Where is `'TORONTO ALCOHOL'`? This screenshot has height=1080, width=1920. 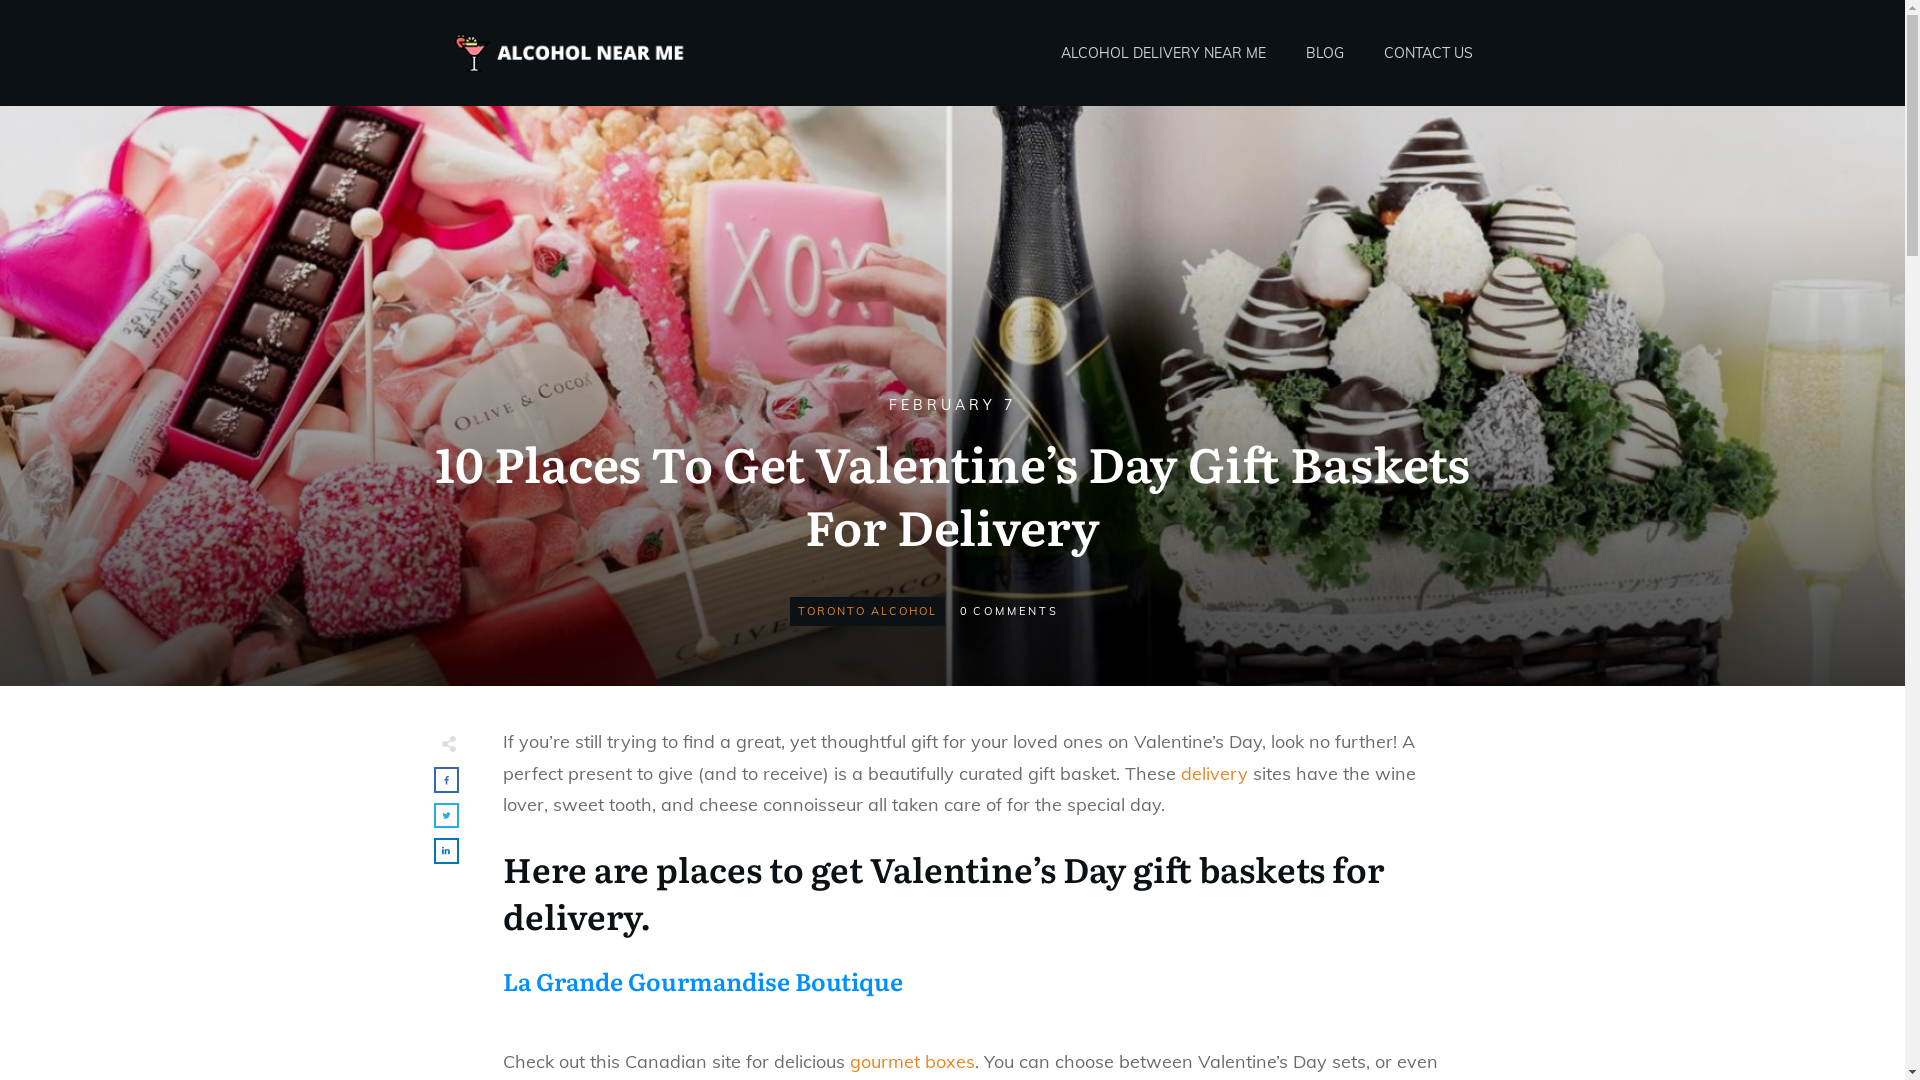 'TORONTO ALCOHOL' is located at coordinates (867, 609).